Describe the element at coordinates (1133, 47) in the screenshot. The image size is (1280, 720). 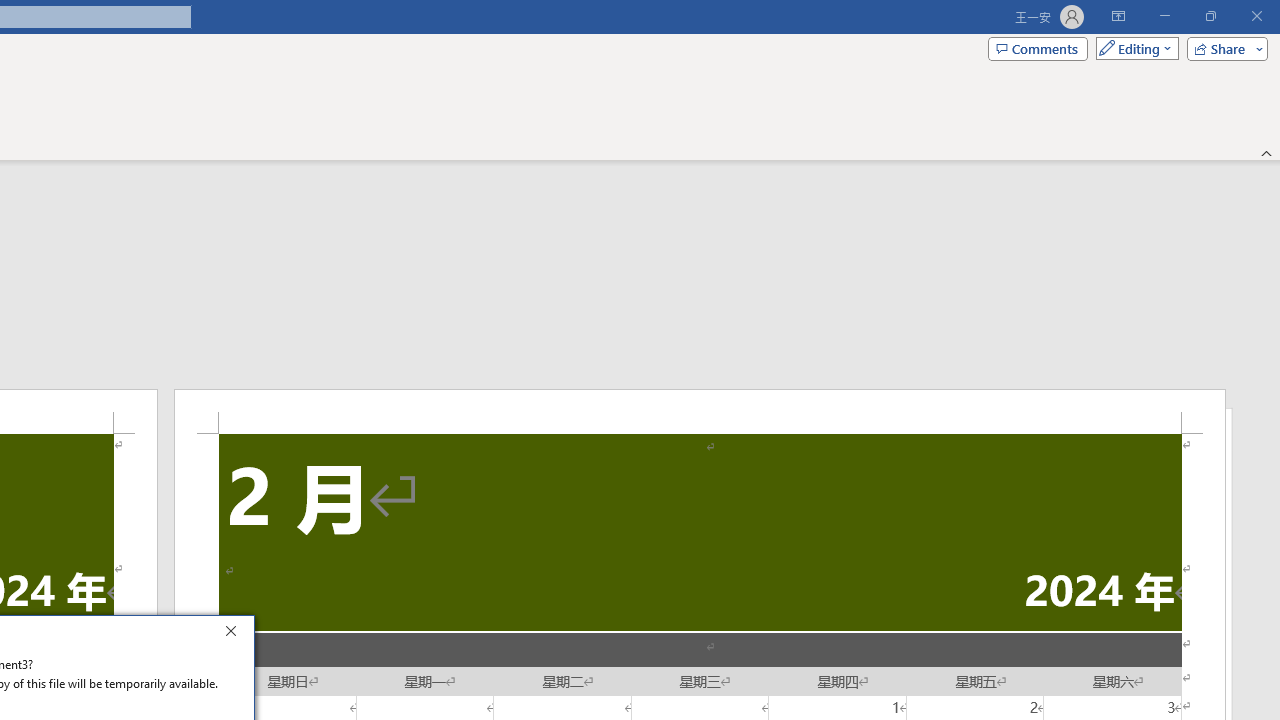
I see `'Mode'` at that location.